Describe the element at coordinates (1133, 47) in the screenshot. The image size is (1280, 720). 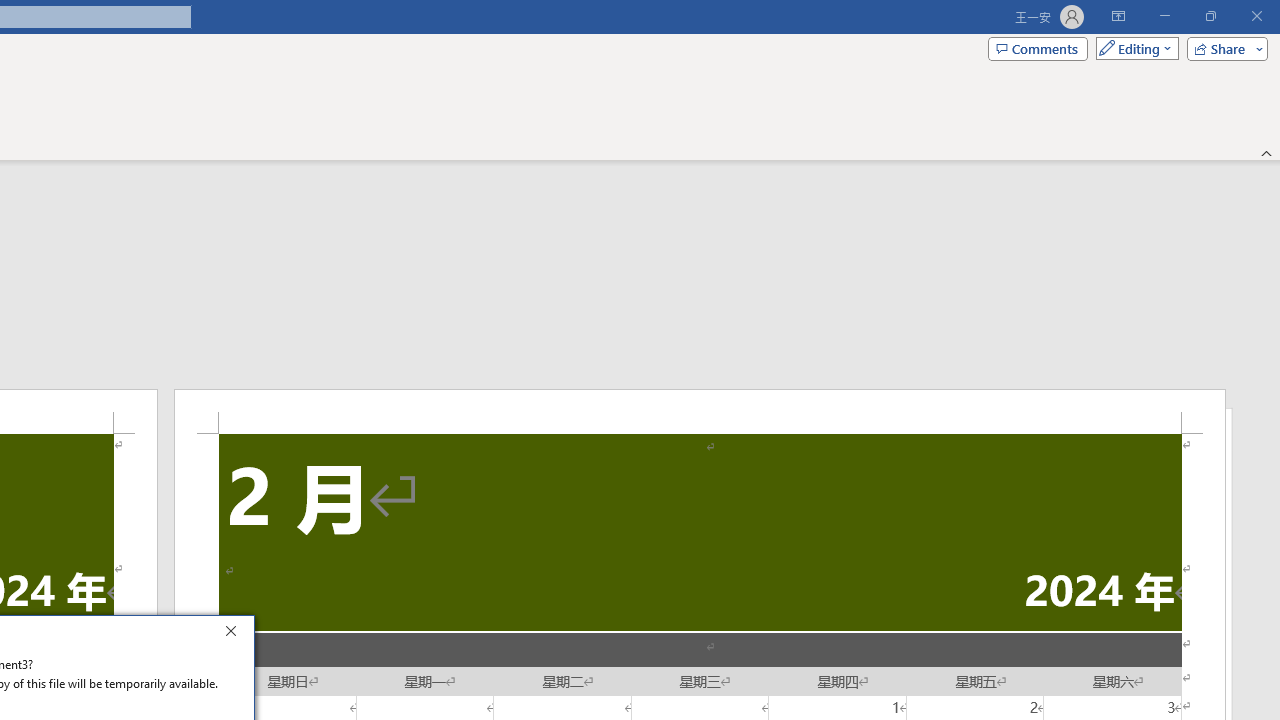
I see `'Mode'` at that location.